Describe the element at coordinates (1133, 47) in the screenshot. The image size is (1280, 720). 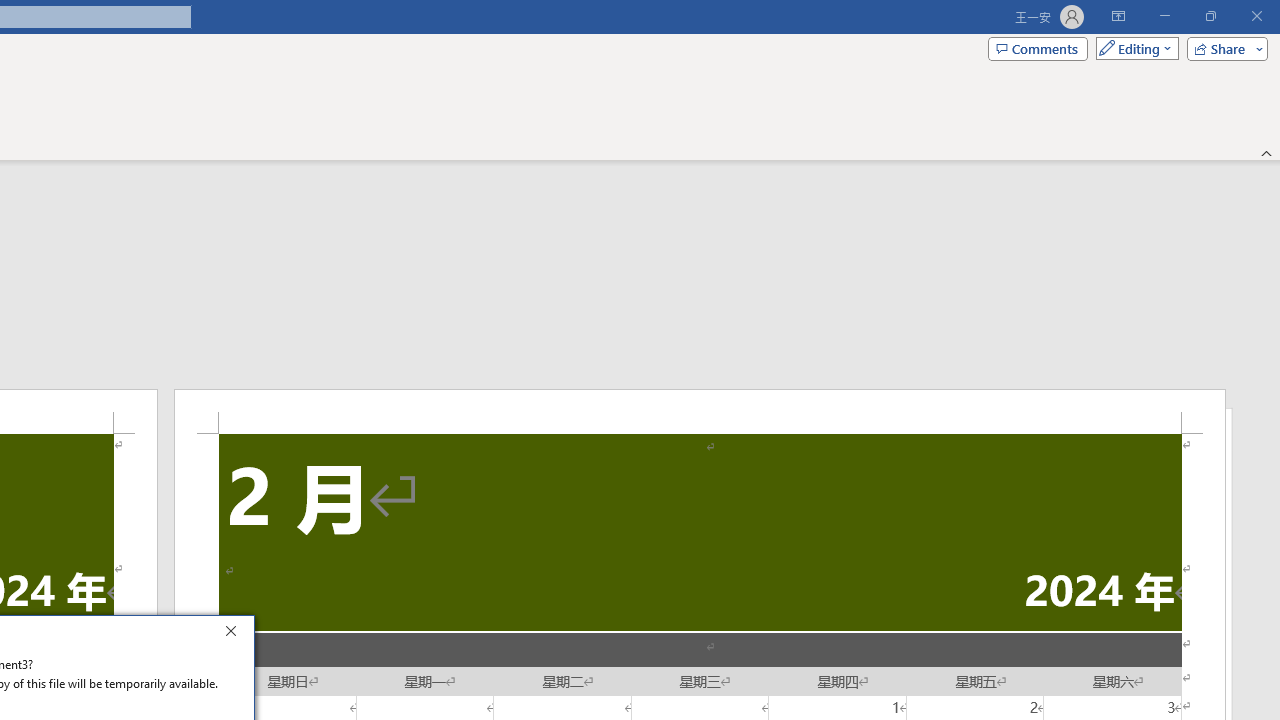
I see `'Mode'` at that location.